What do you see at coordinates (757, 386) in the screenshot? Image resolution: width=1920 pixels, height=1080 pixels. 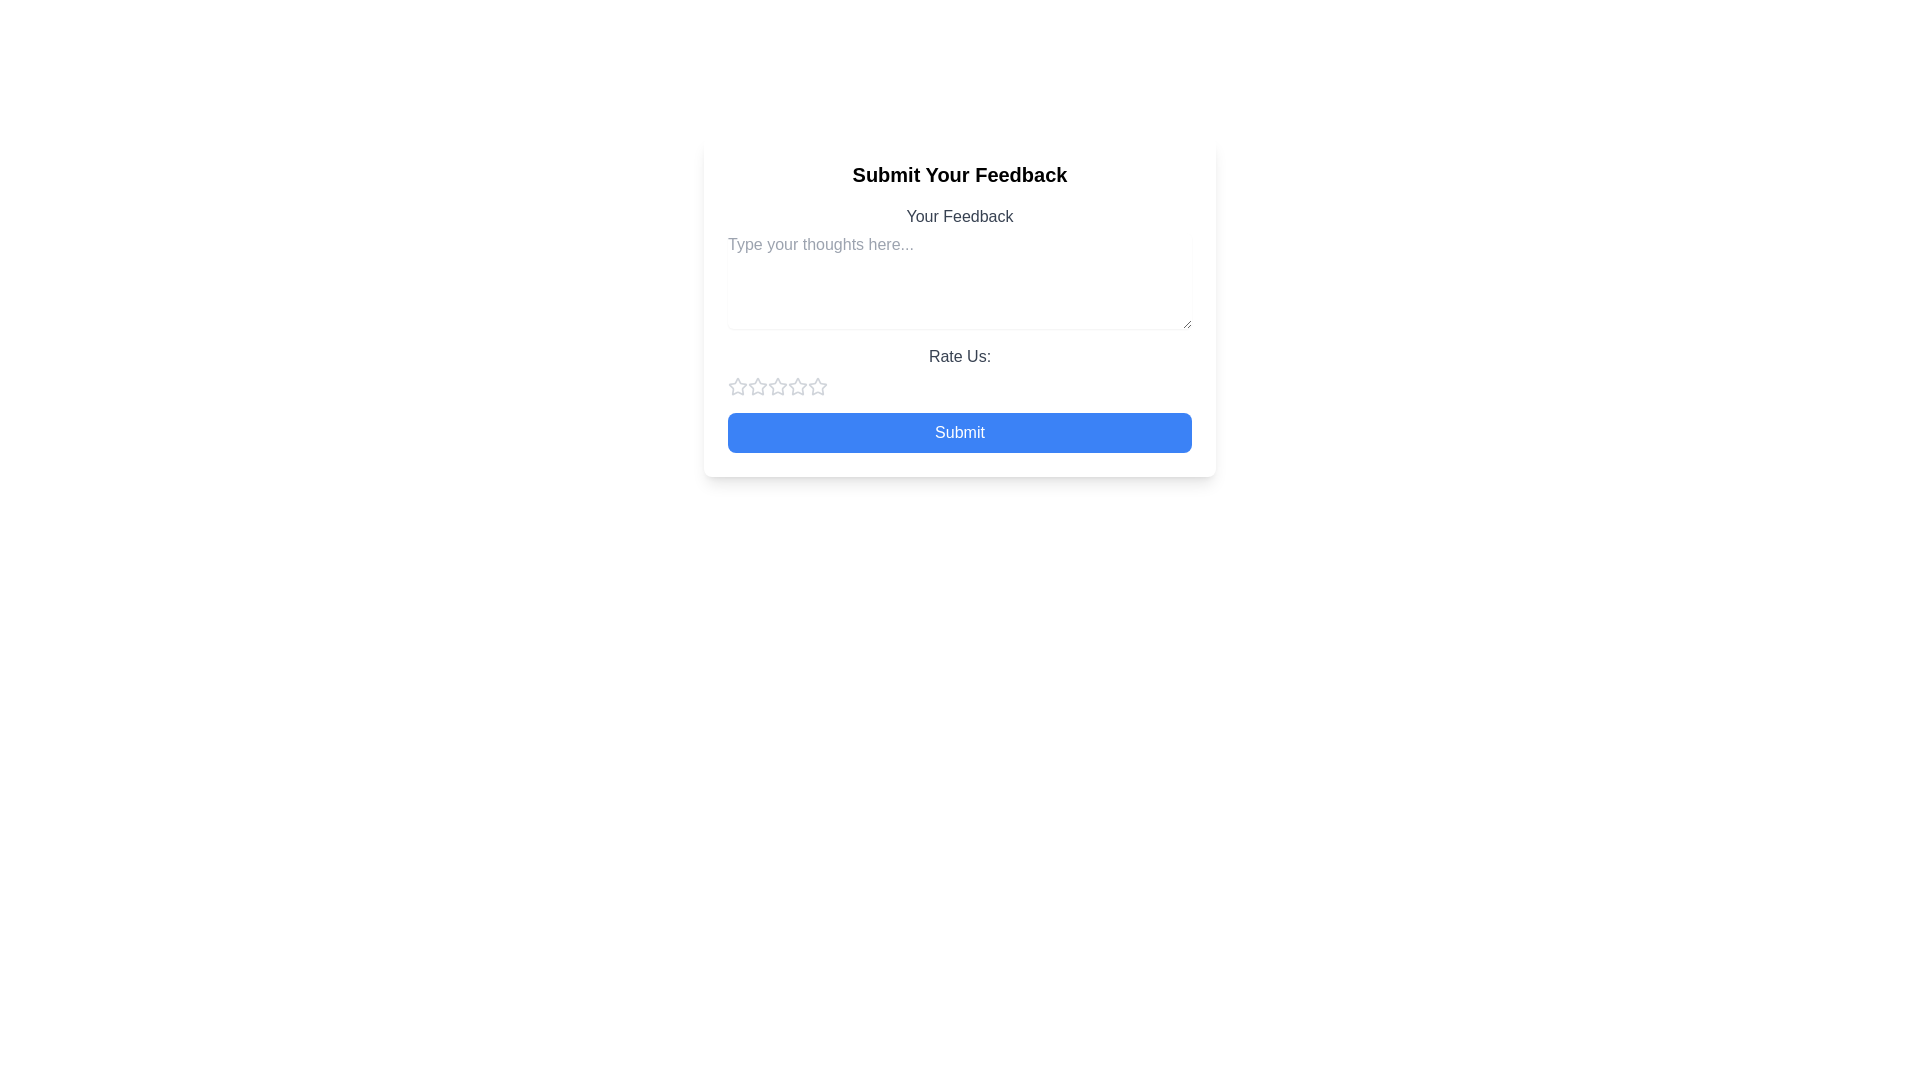 I see `the second button from the left` at bounding box center [757, 386].